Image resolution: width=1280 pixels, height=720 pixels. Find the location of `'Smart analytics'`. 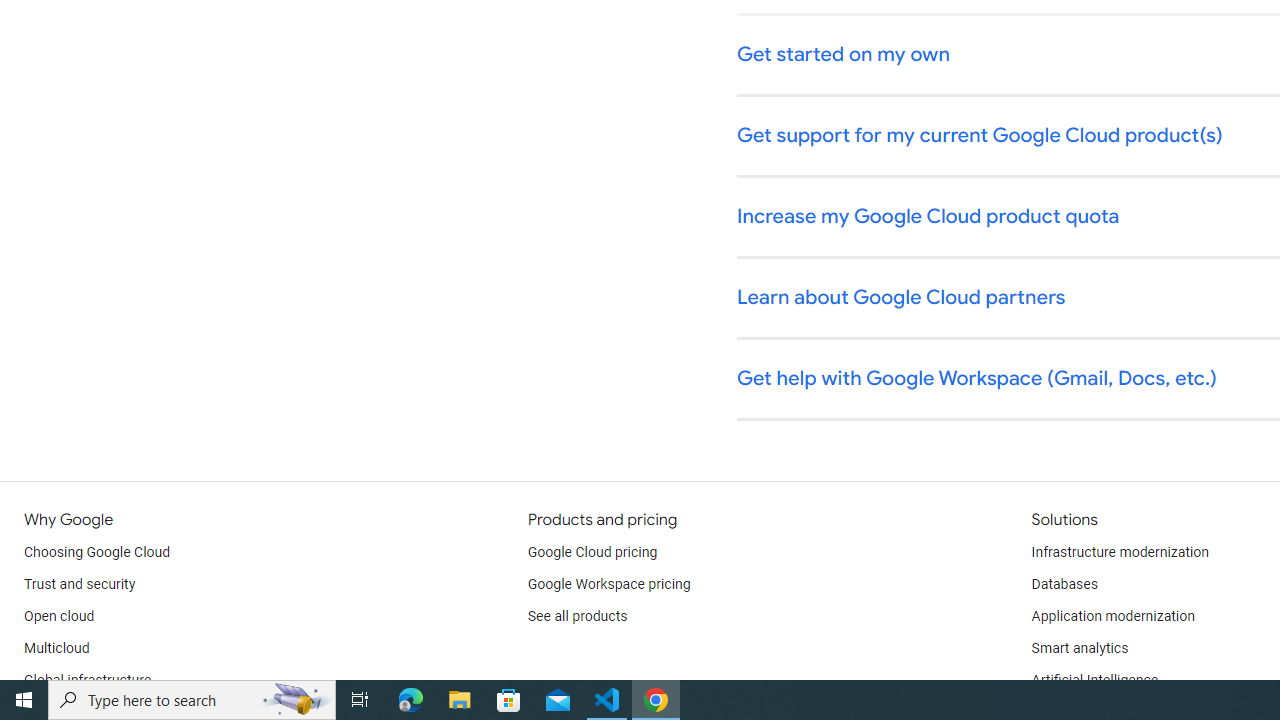

'Smart analytics' is located at coordinates (1078, 649).